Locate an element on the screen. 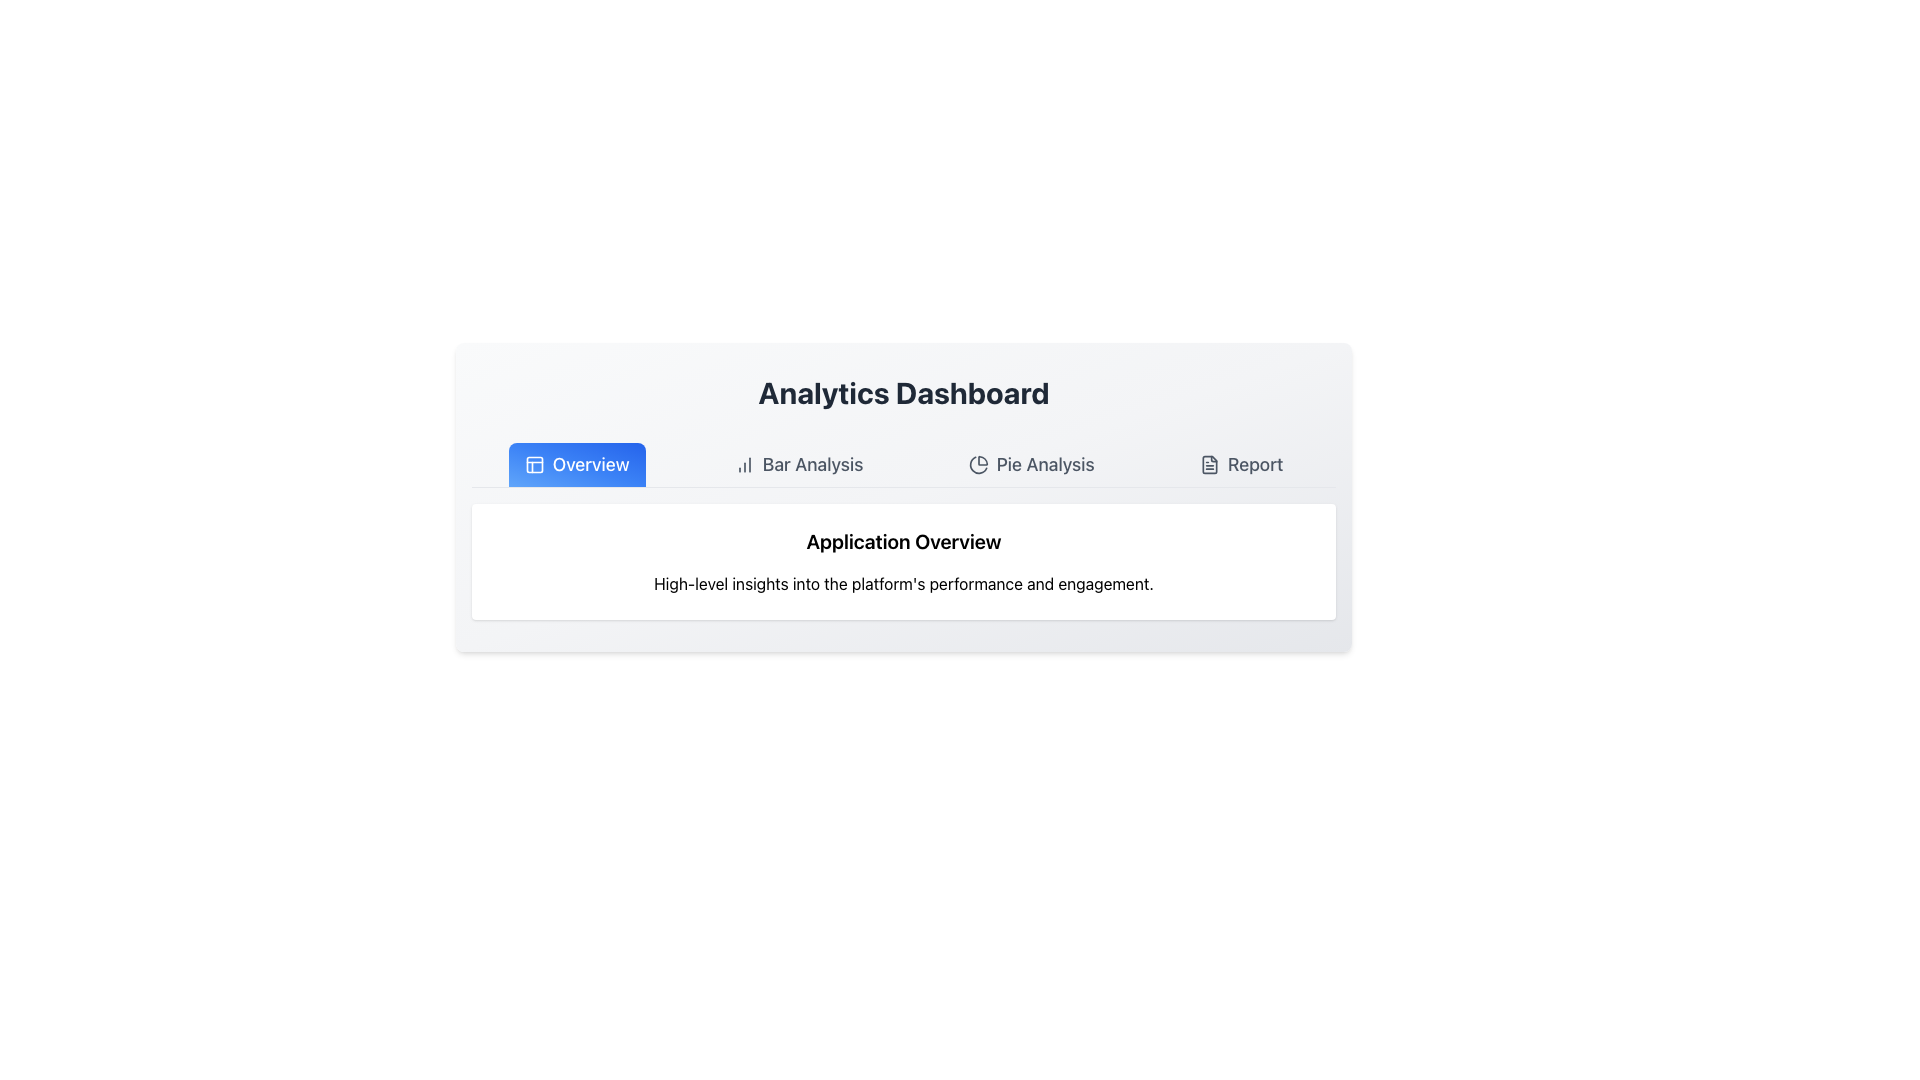  the static text label that provides context about the 'Application Overview' section, located beneath the heading 'Application Overview' in the 'Analytics Dashboard' panel is located at coordinates (902, 583).